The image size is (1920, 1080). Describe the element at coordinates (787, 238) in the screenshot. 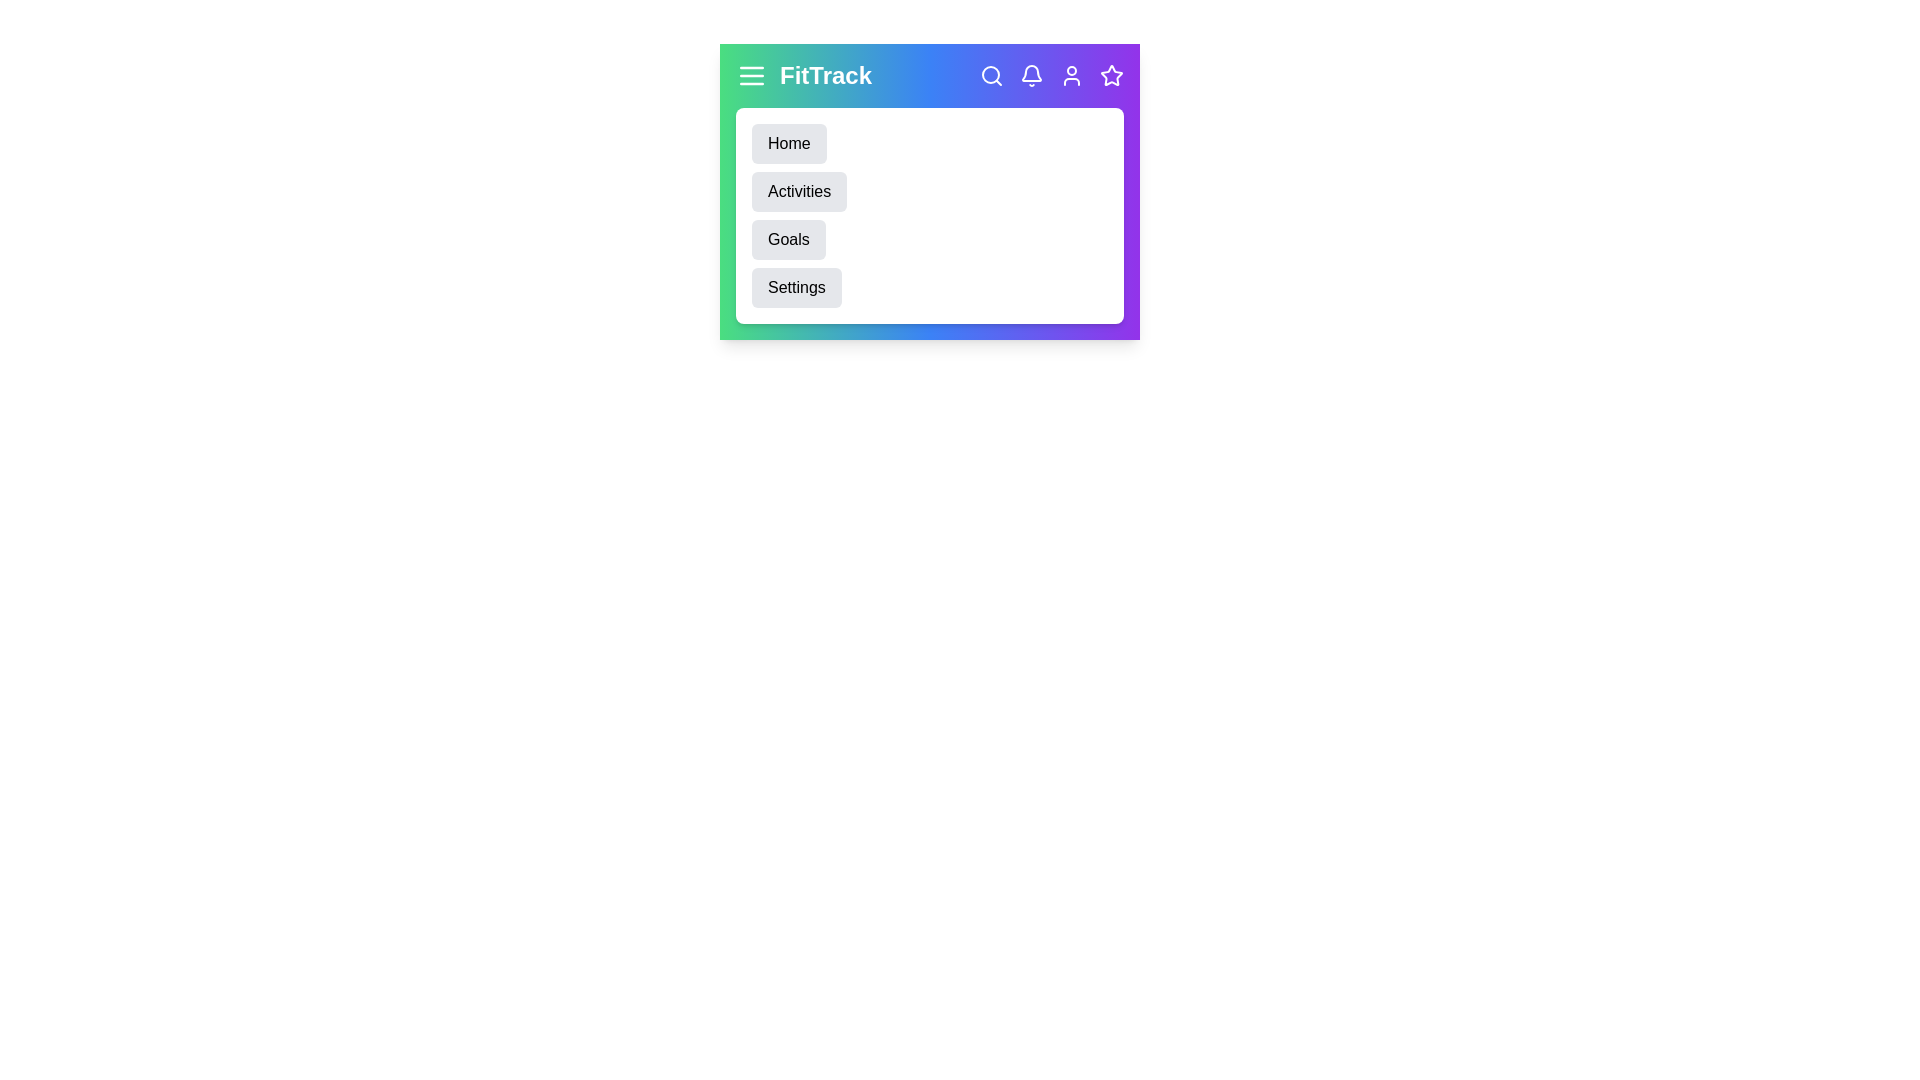

I see `the 'Goals' menu item to navigate to the Goals section` at that location.